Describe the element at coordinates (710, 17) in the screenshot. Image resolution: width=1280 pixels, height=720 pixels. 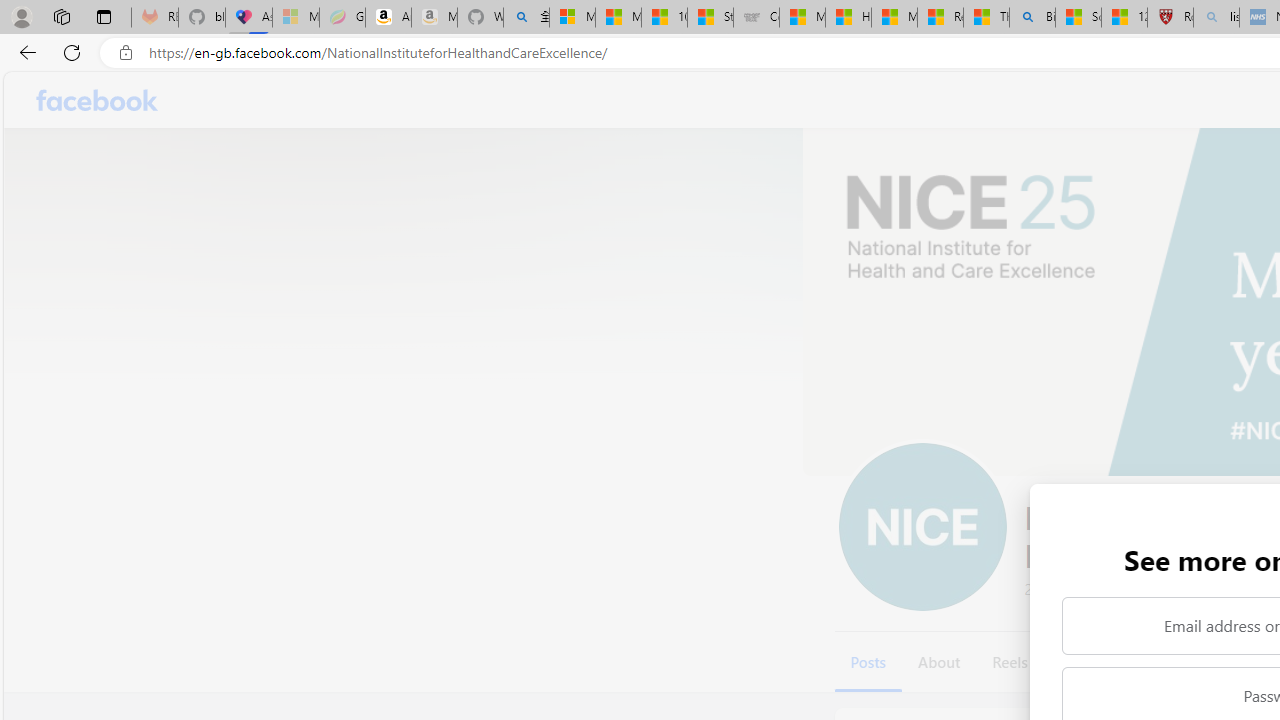
I see `'Stocks - MSN'` at that location.